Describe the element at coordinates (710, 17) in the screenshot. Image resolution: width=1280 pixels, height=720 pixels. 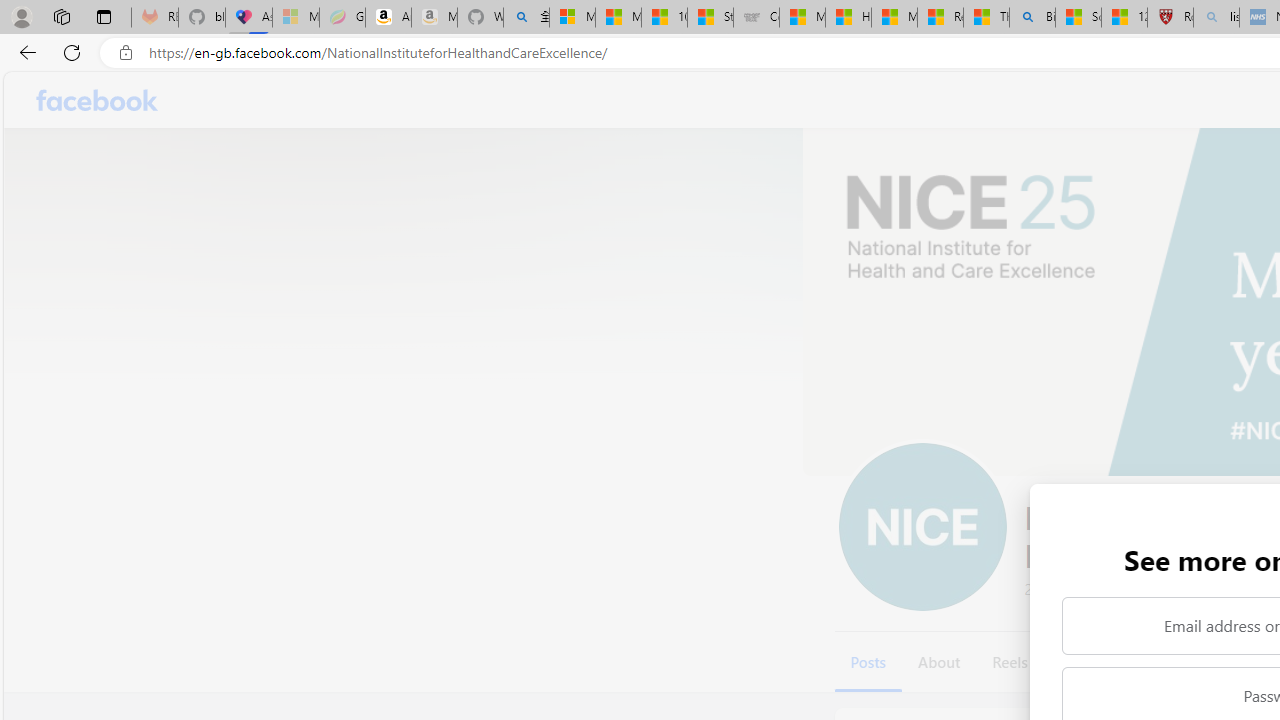
I see `'Stocks - MSN'` at that location.